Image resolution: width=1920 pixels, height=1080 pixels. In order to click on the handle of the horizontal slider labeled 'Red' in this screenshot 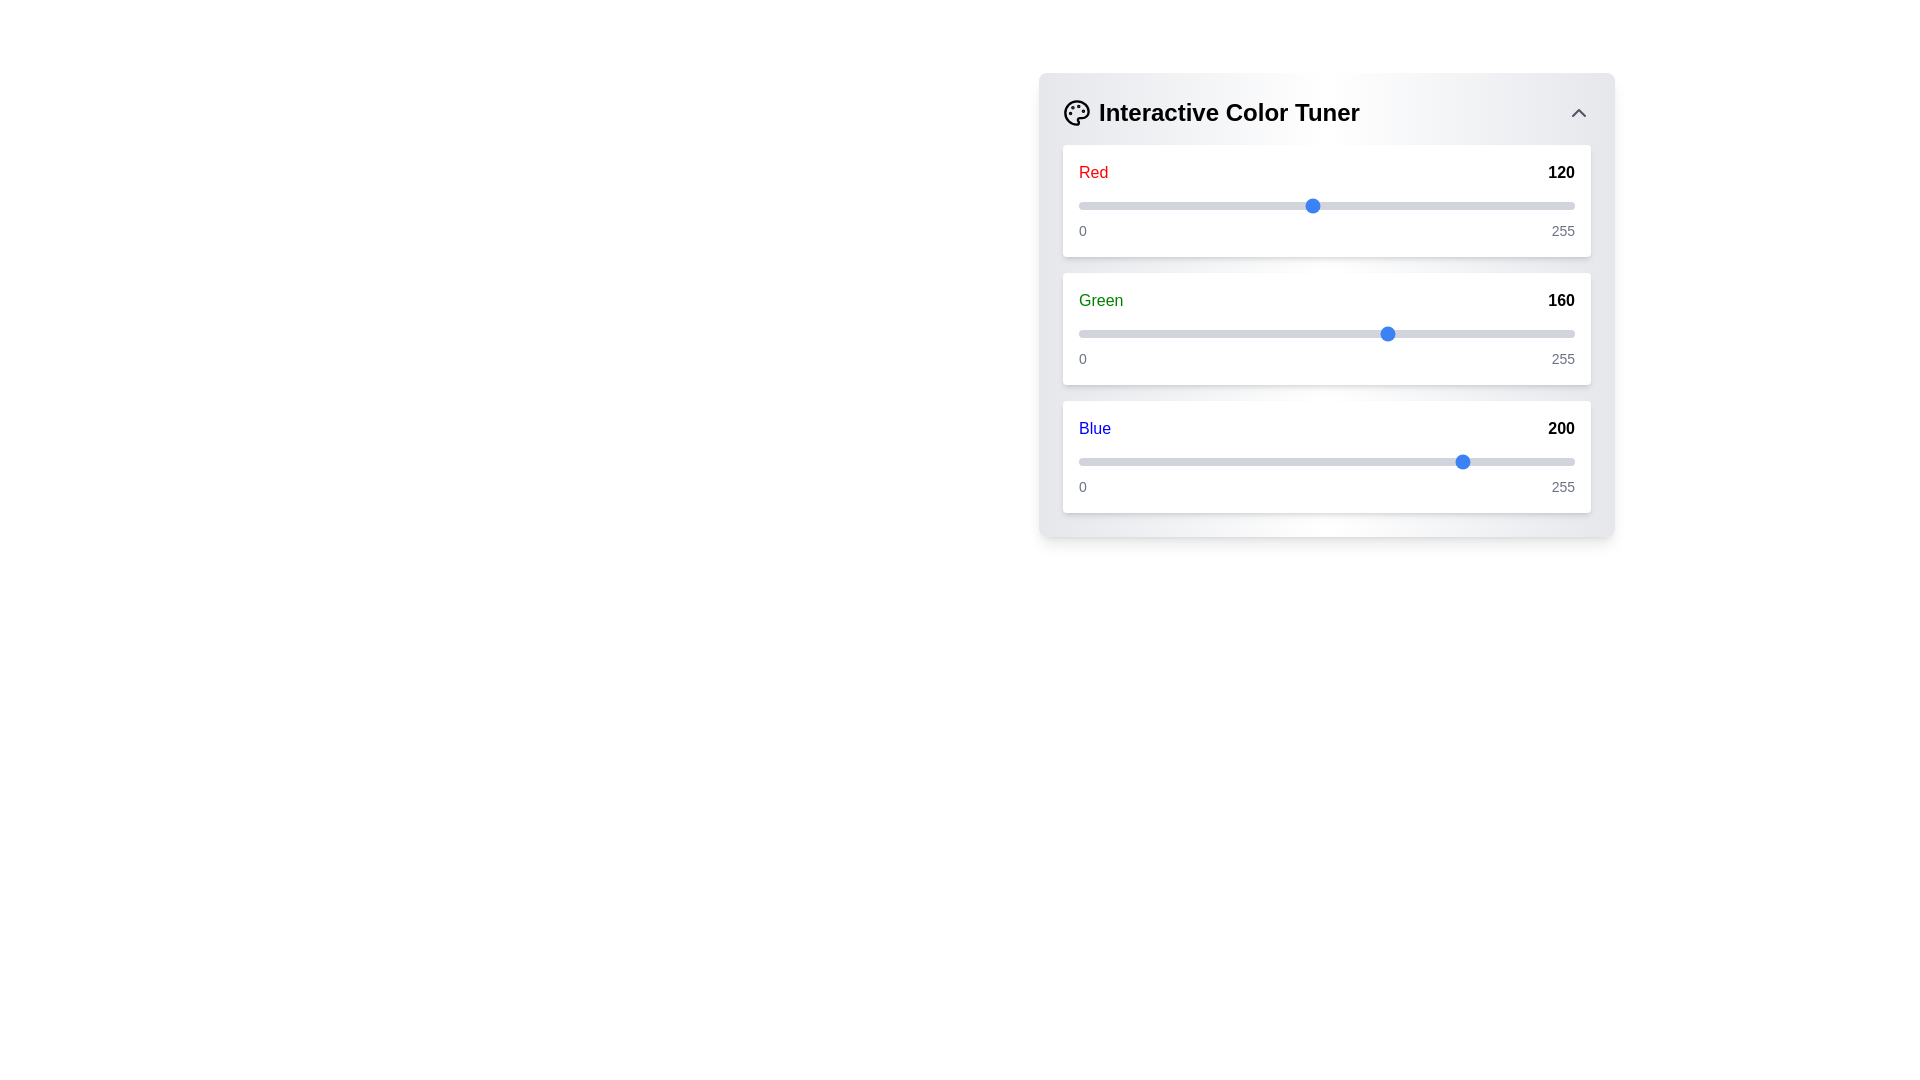, I will do `click(1326, 205)`.